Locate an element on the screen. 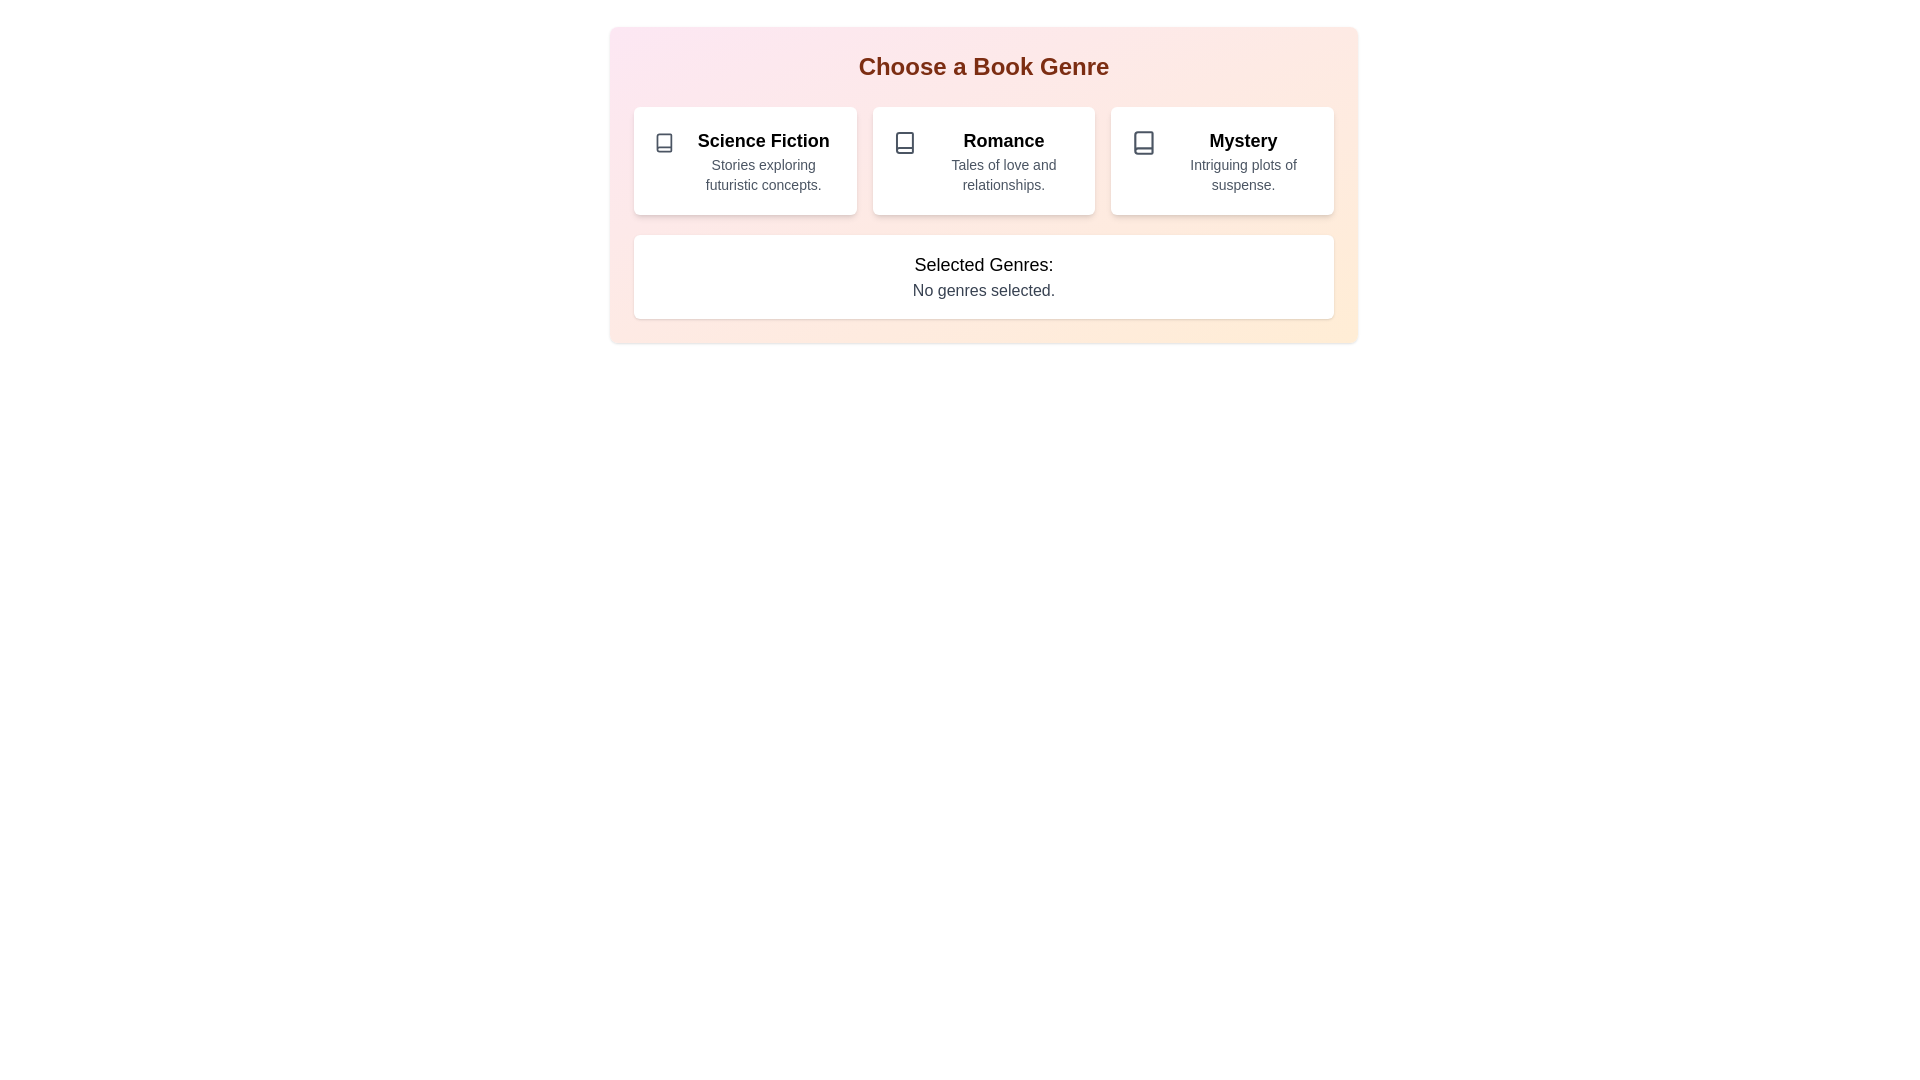 The width and height of the screenshot is (1920, 1080). the 'Science Fiction' label, which is prominently displayed in bold above the descriptive text within the genre card layout, located in the 'Choose a Book Genre' section is located at coordinates (762, 140).